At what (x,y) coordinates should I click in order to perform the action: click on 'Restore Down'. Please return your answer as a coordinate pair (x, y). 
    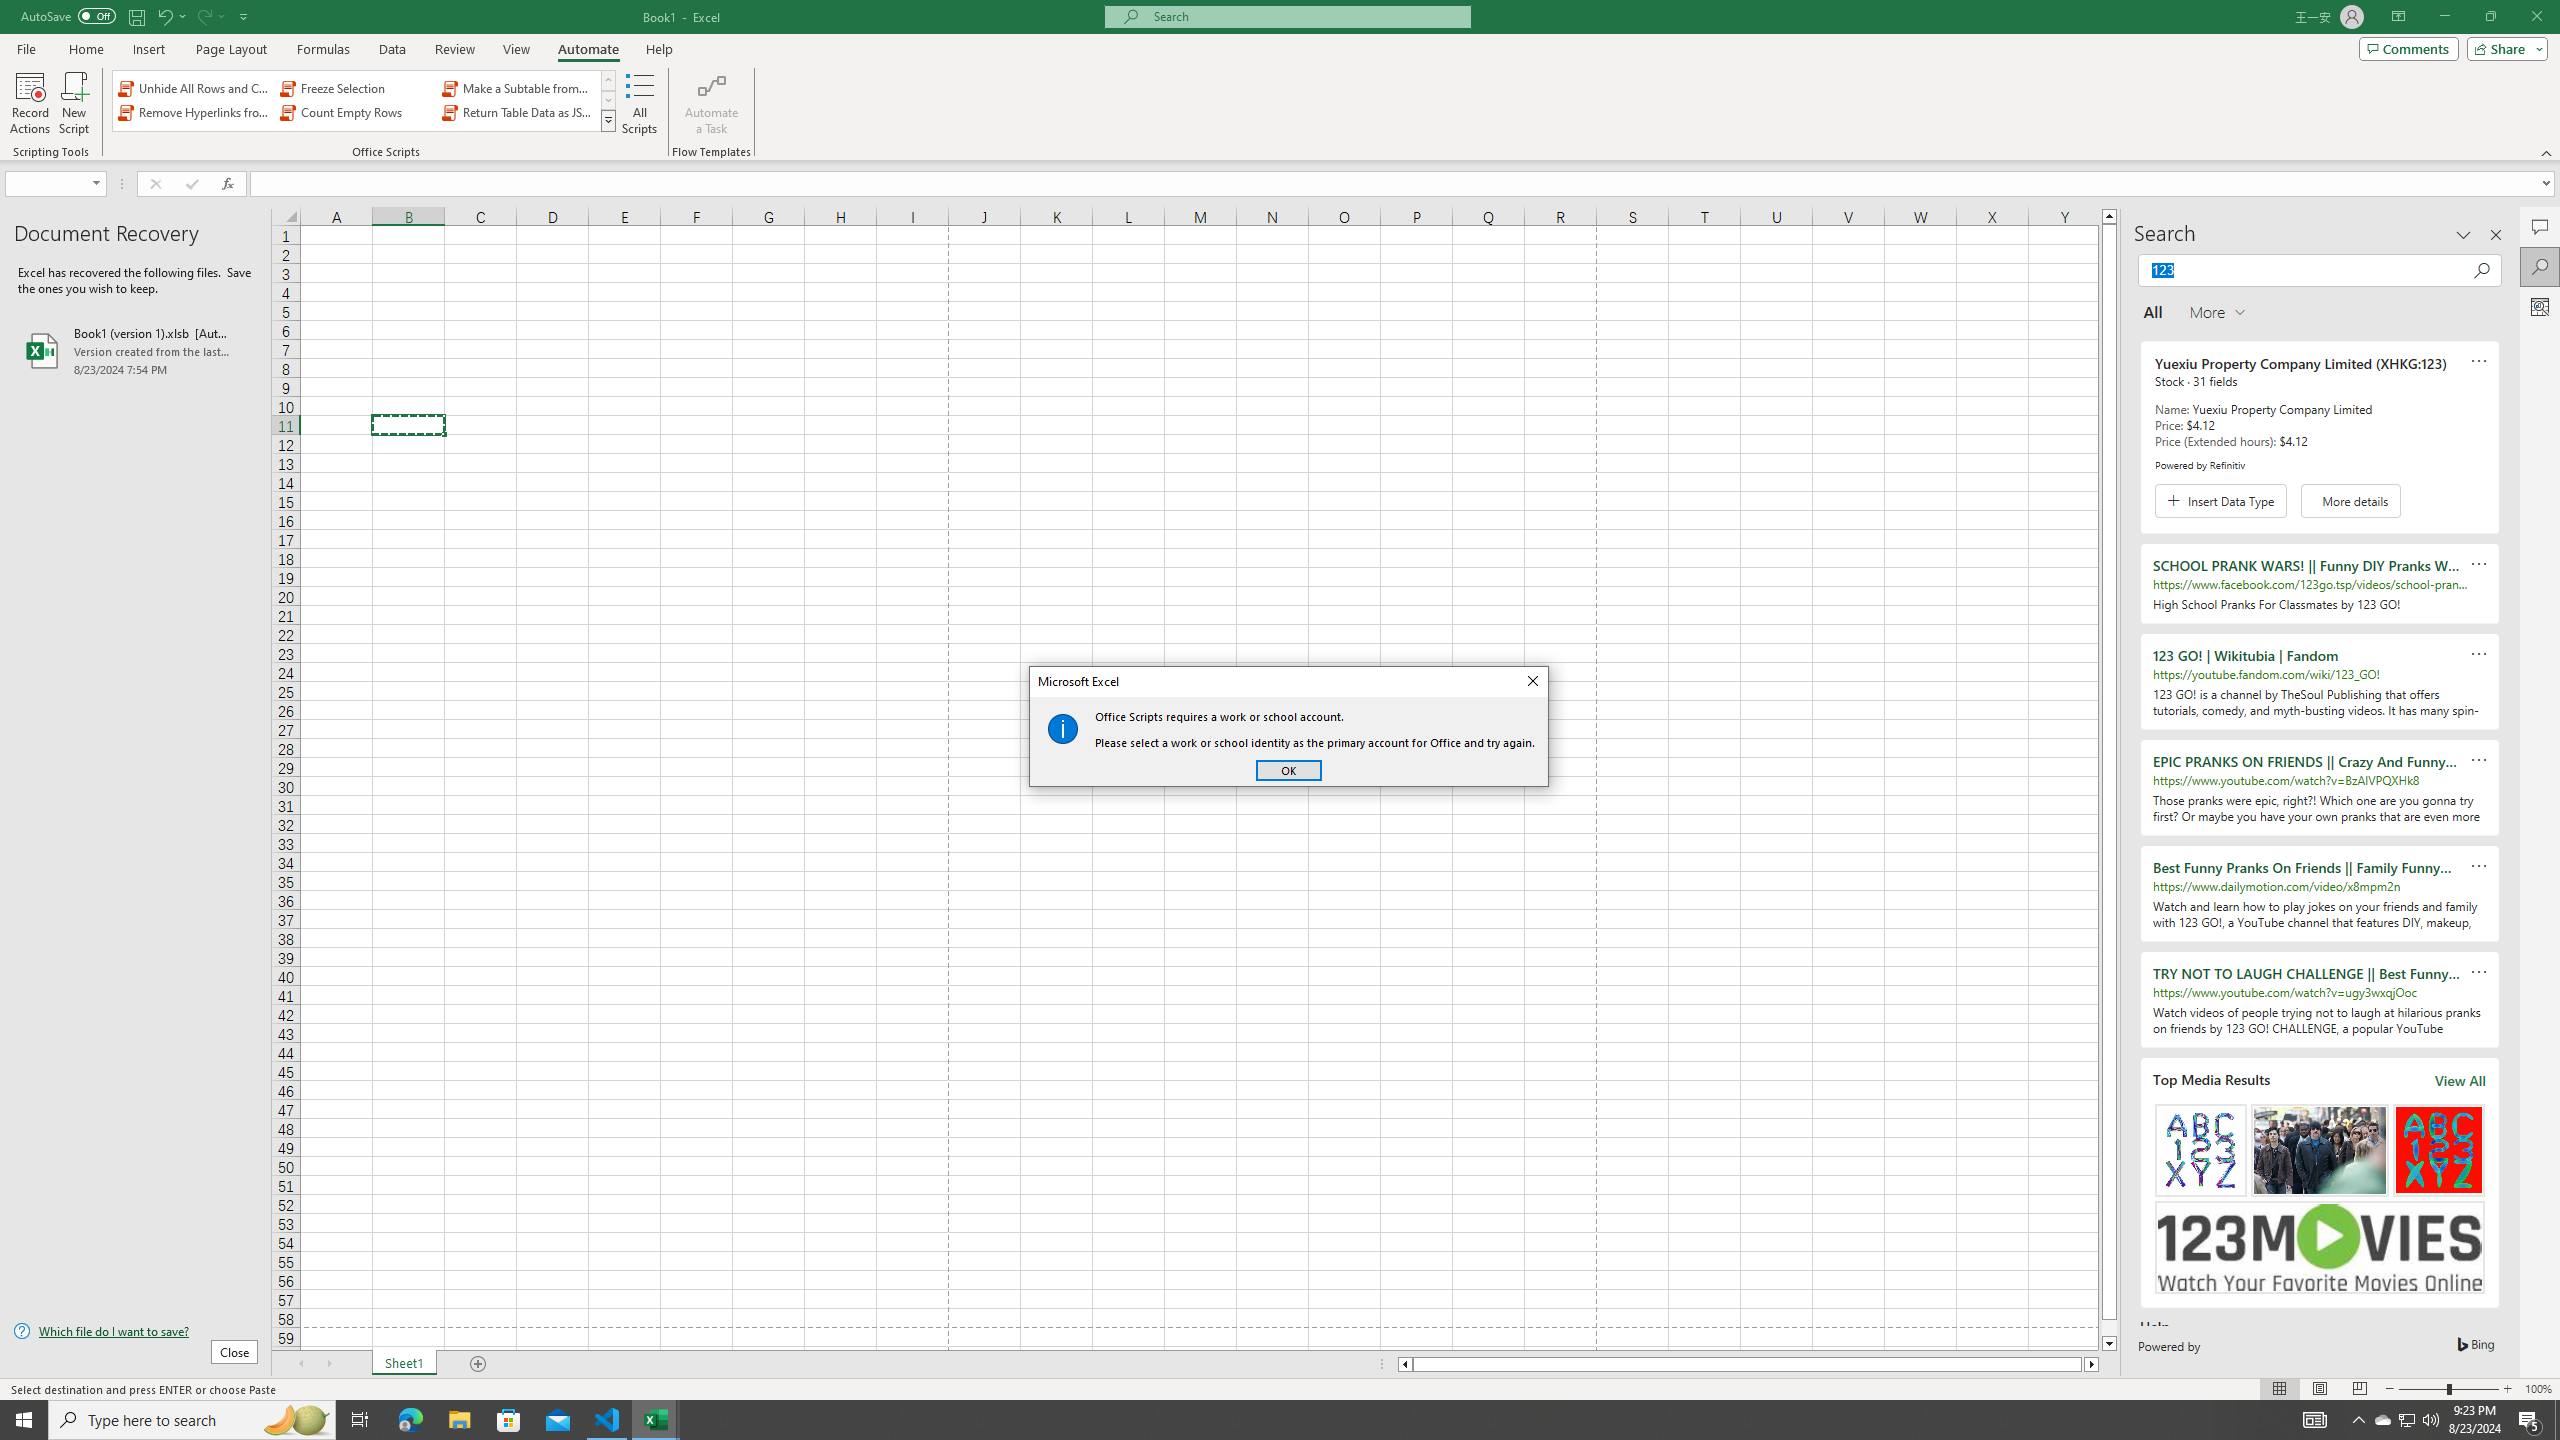
    Looking at the image, I should click on (2490, 16).